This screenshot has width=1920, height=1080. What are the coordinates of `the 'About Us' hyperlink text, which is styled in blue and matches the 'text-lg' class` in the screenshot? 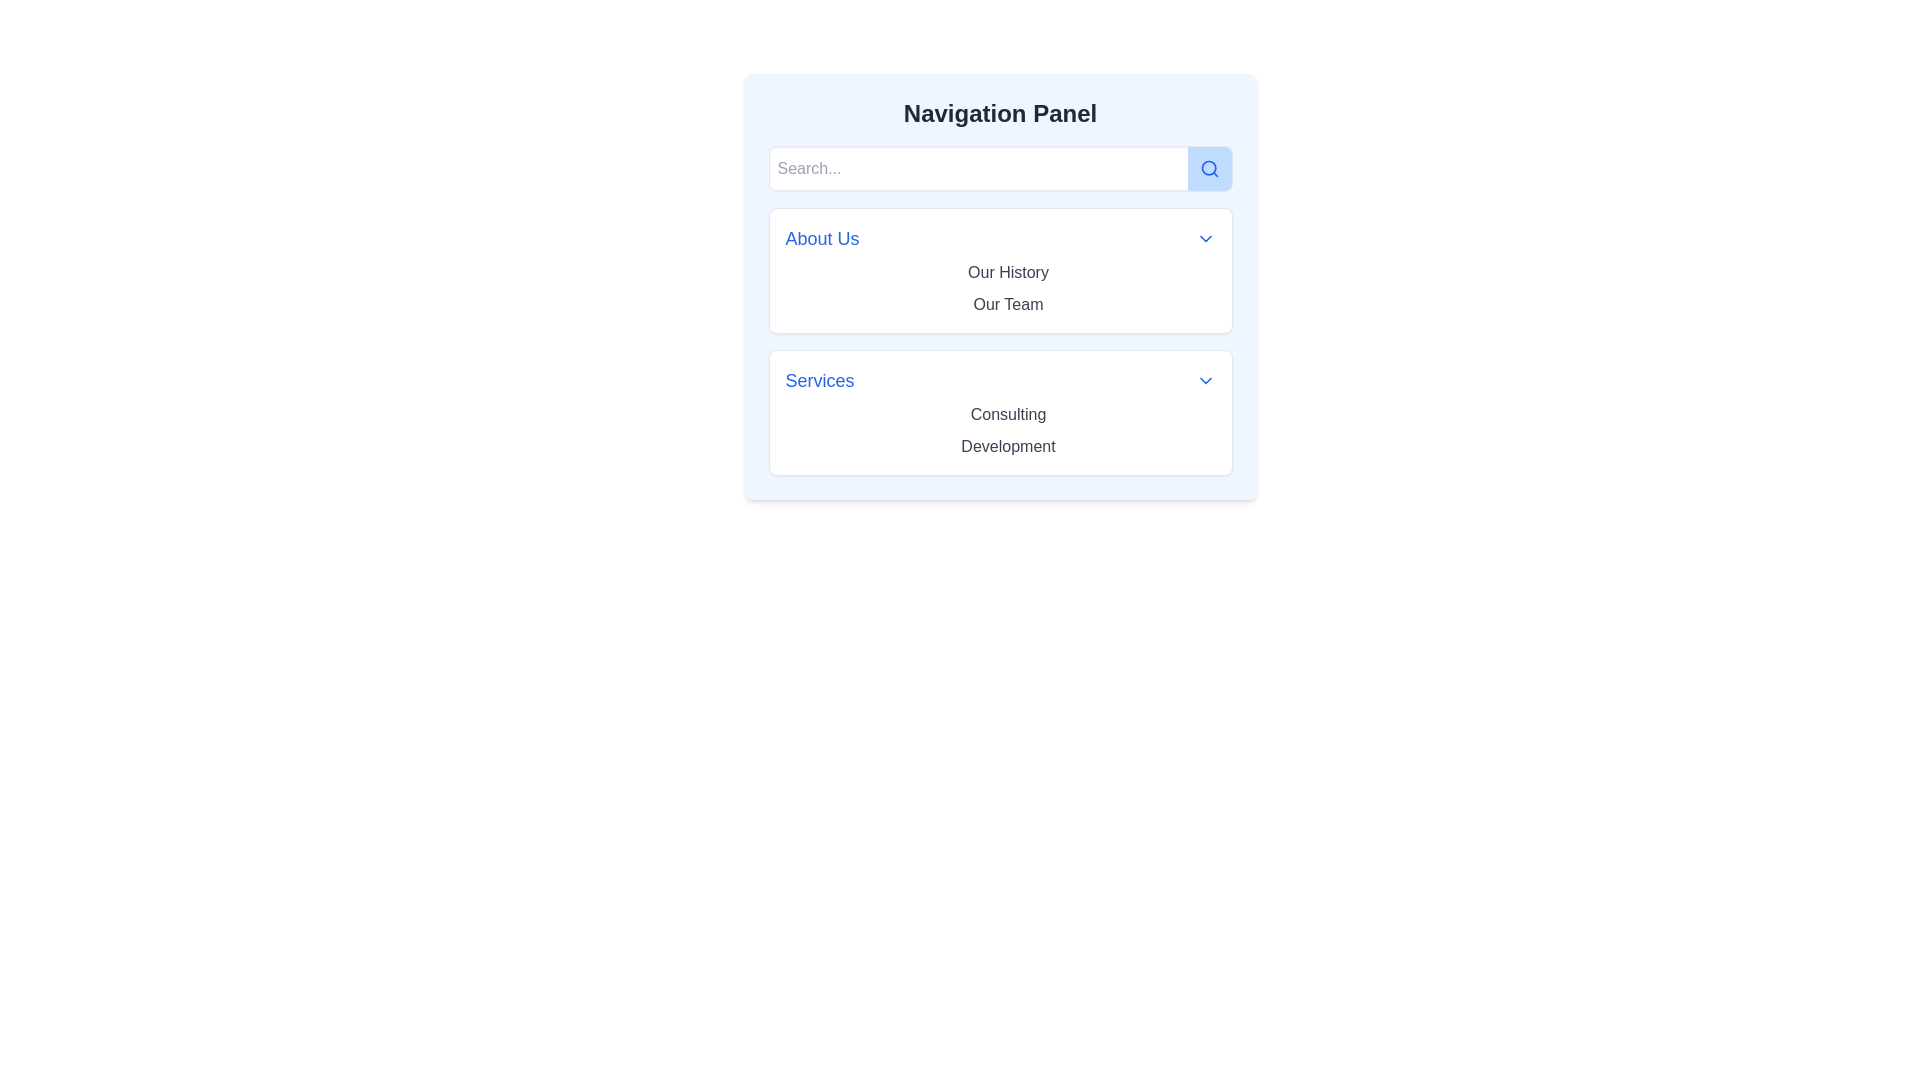 It's located at (822, 238).